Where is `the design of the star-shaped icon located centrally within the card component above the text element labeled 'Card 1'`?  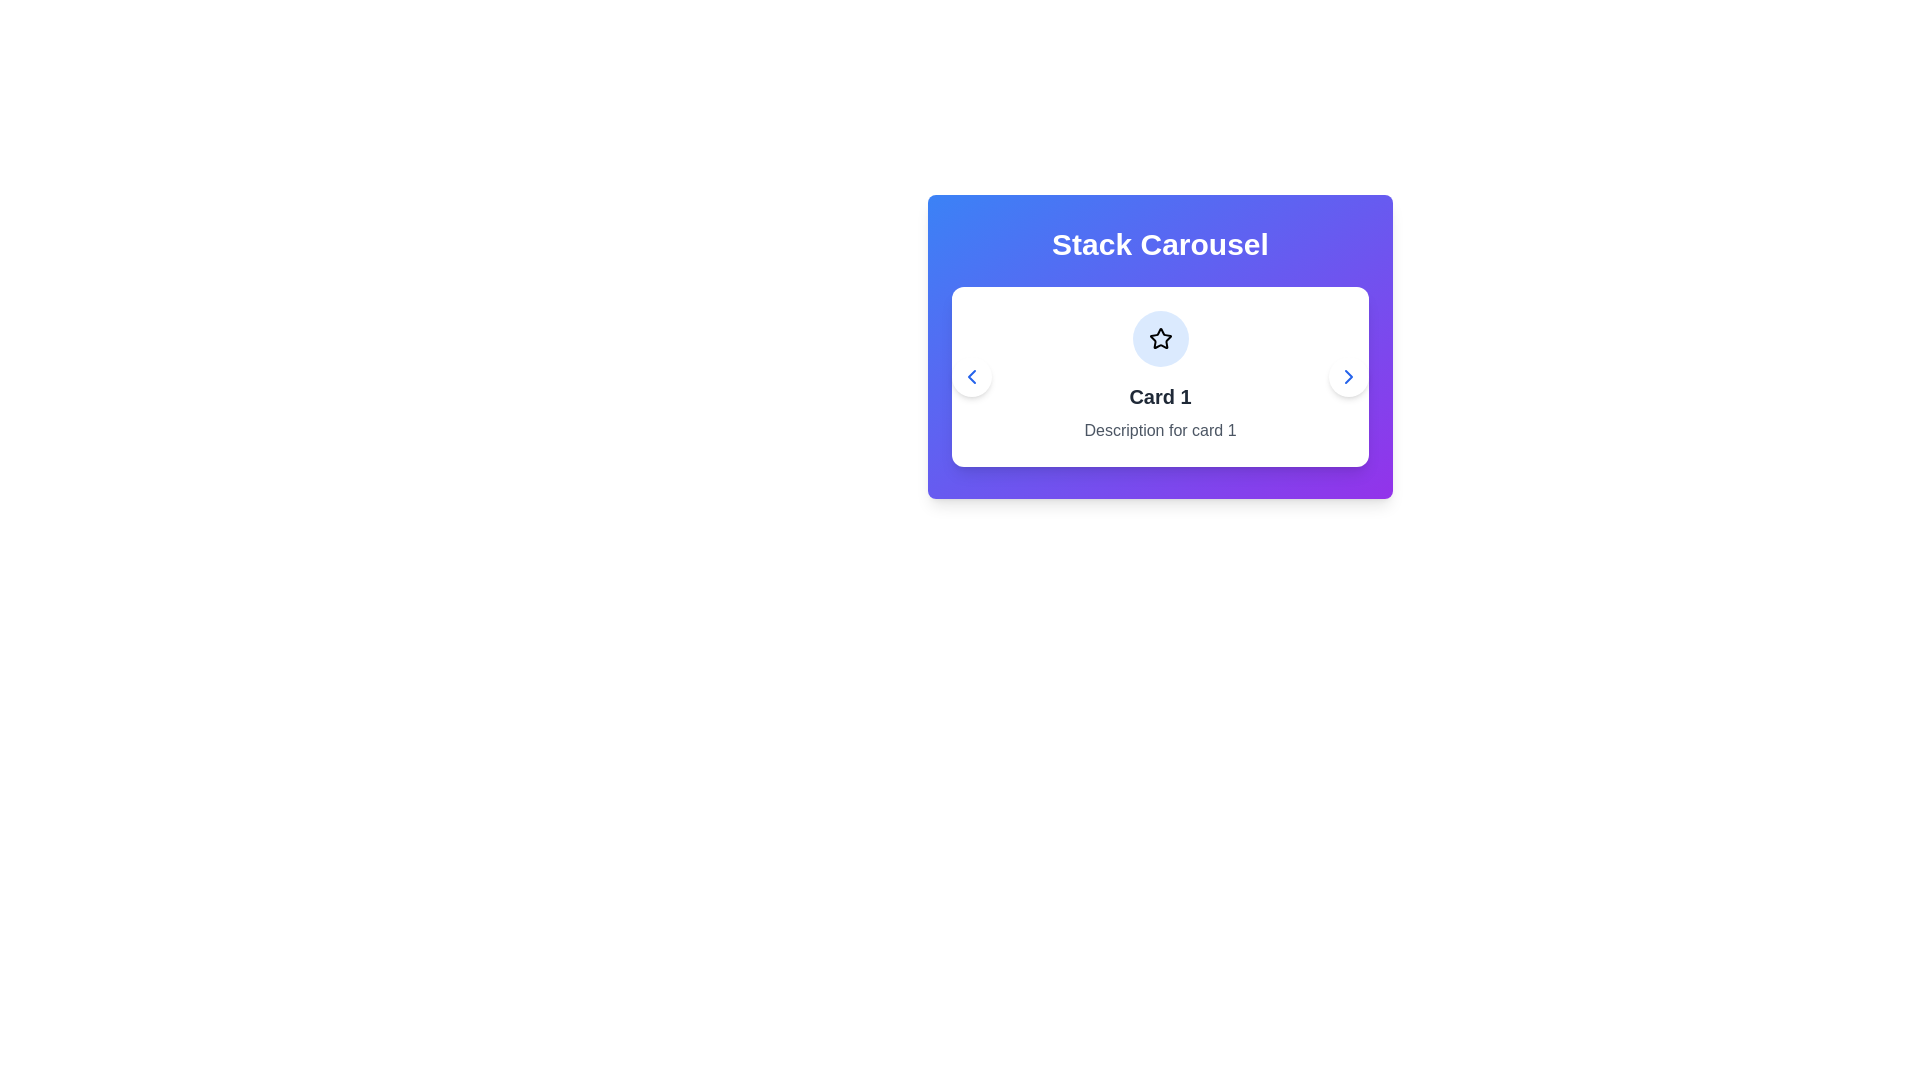
the design of the star-shaped icon located centrally within the card component above the text element labeled 'Card 1' is located at coordinates (1160, 337).